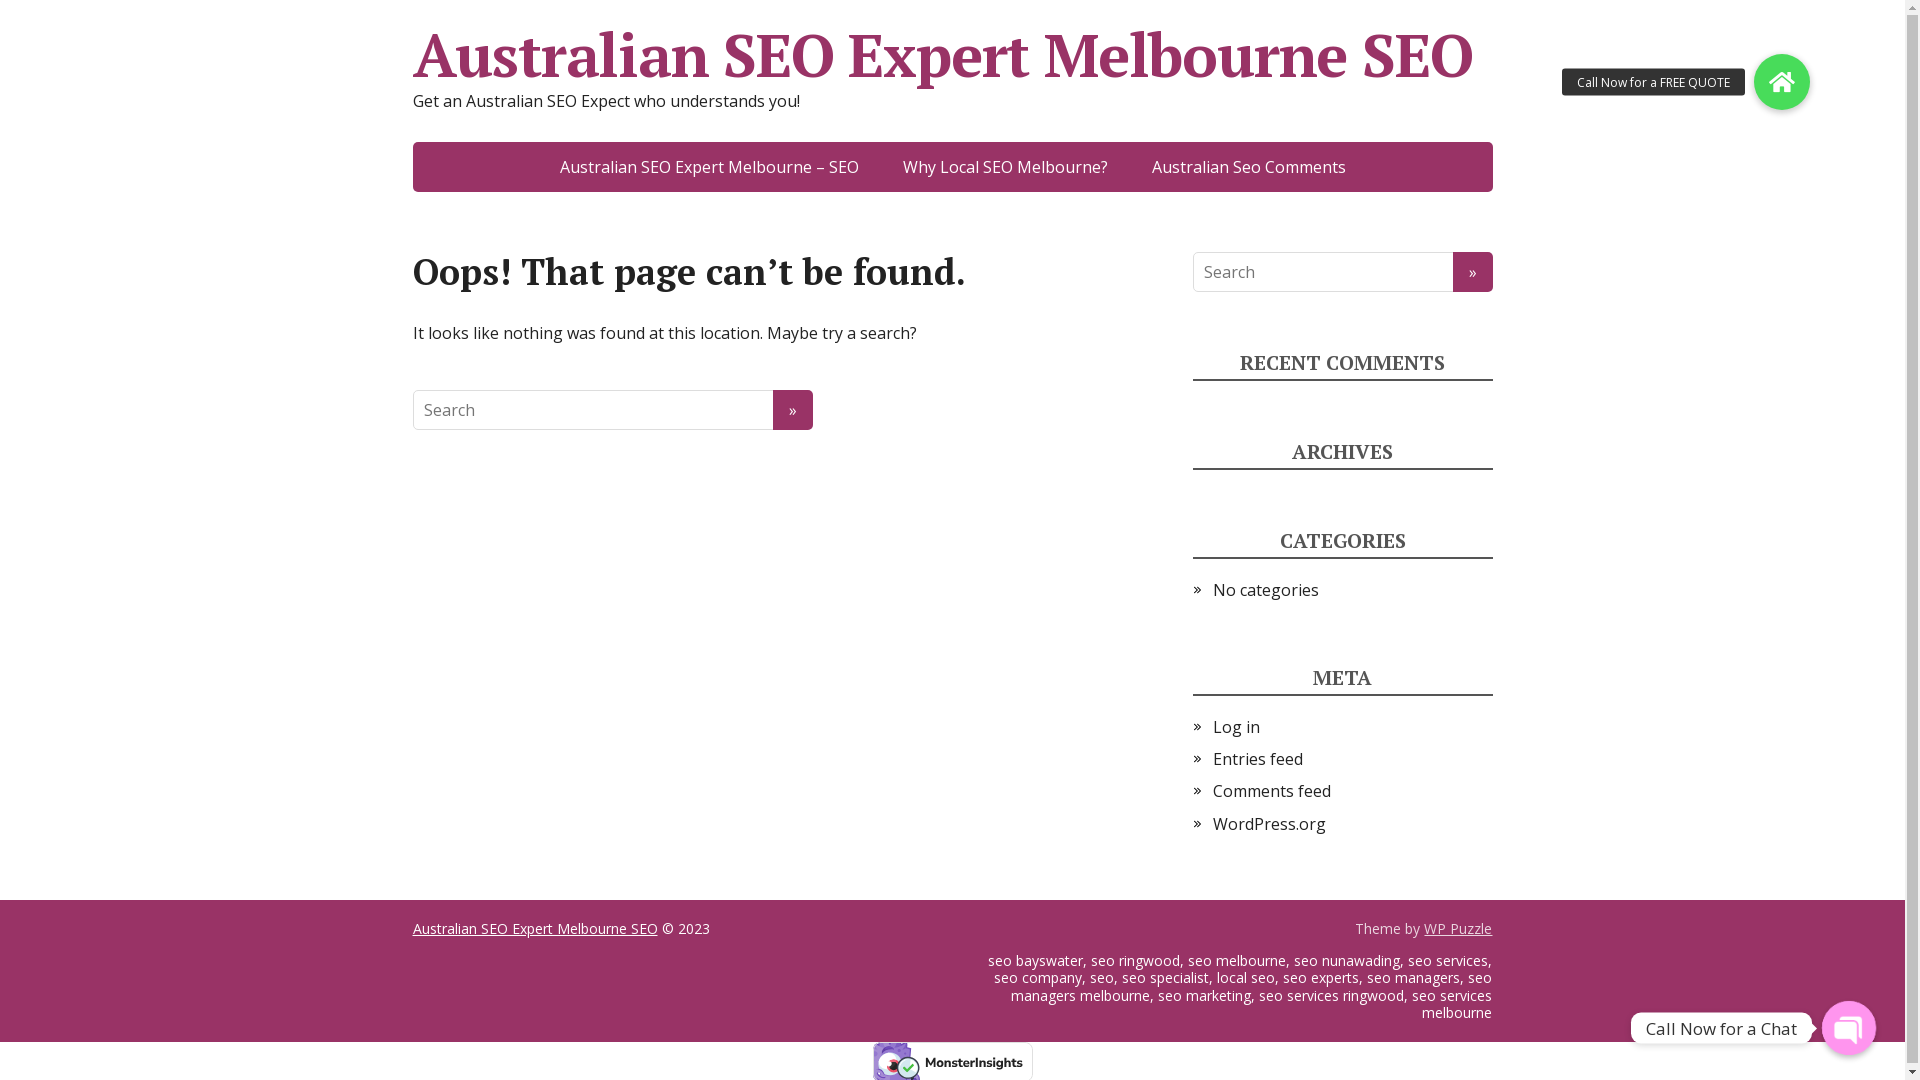 This screenshot has width=1920, height=1080. Describe the element at coordinates (1256, 759) in the screenshot. I see `'Entries feed'` at that location.